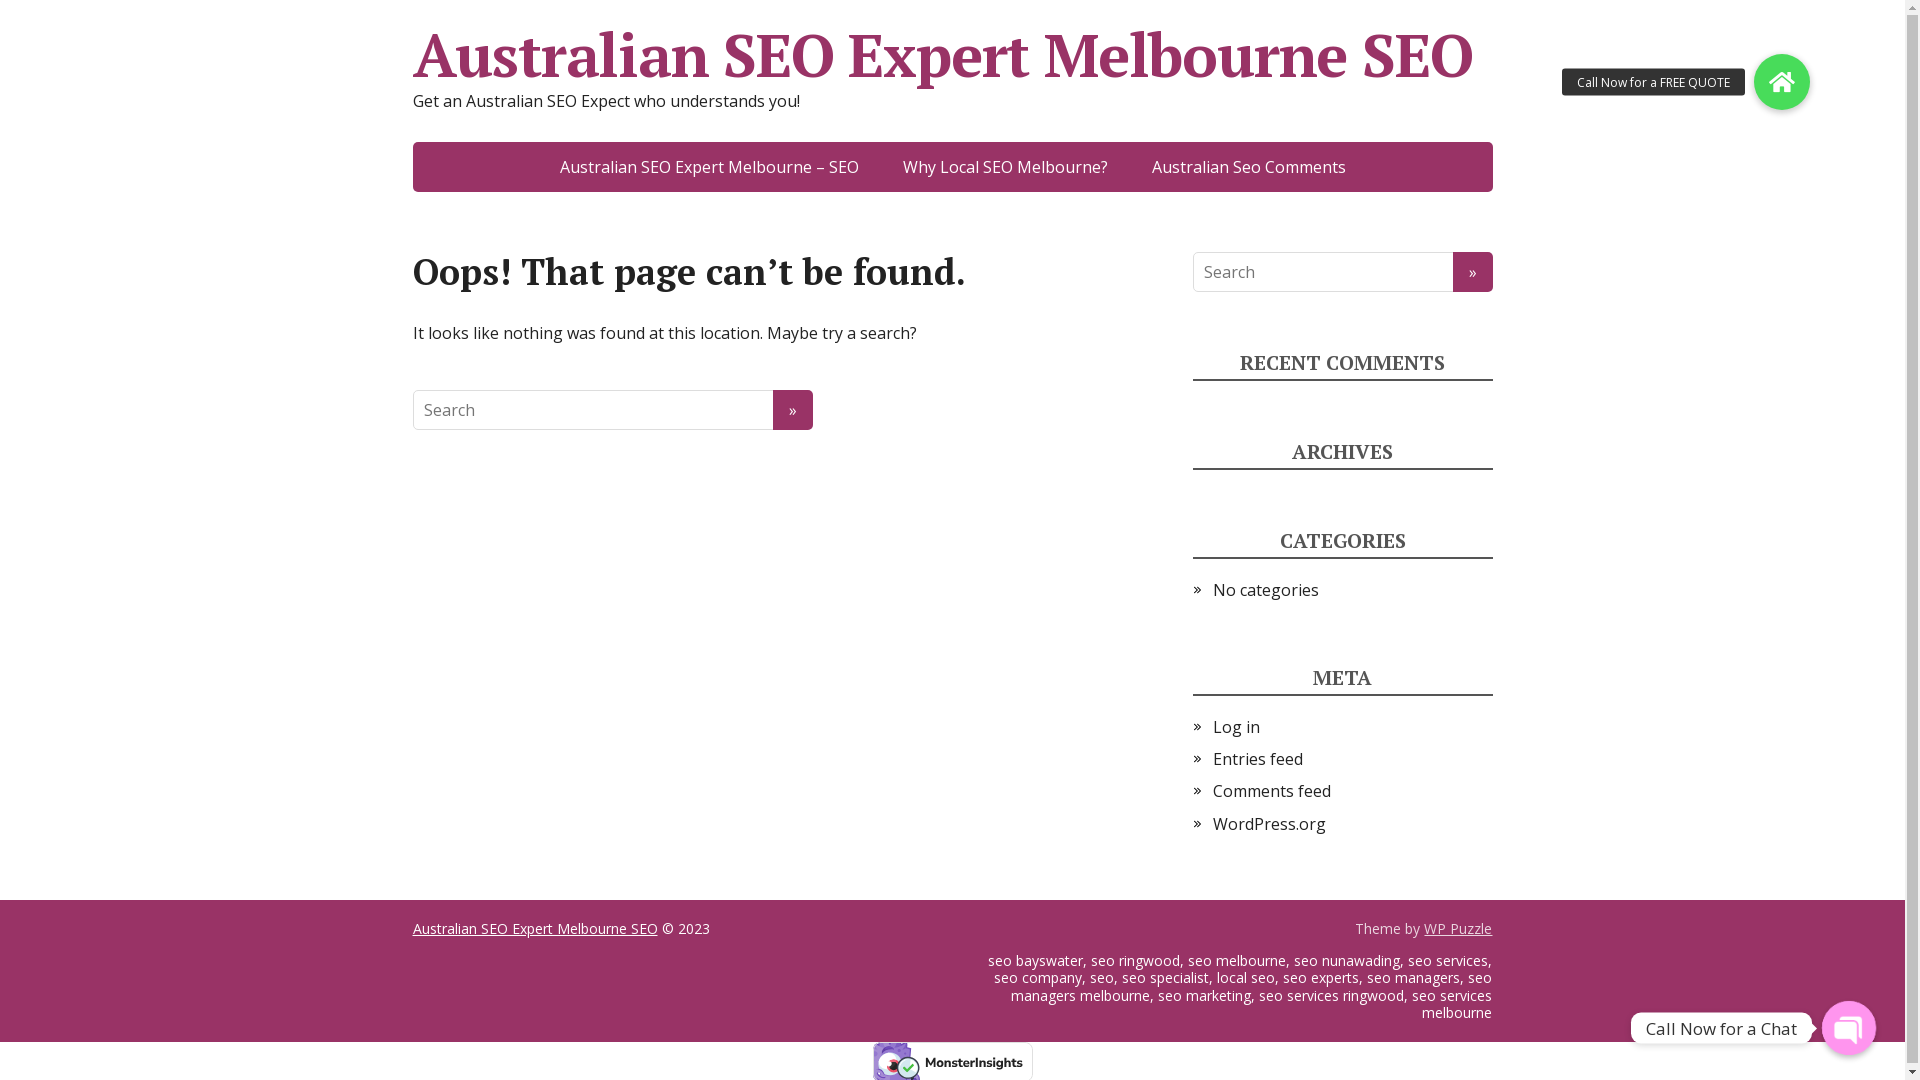 This screenshot has width=1920, height=1080. Describe the element at coordinates (1256, 759) in the screenshot. I see `'Entries feed'` at that location.